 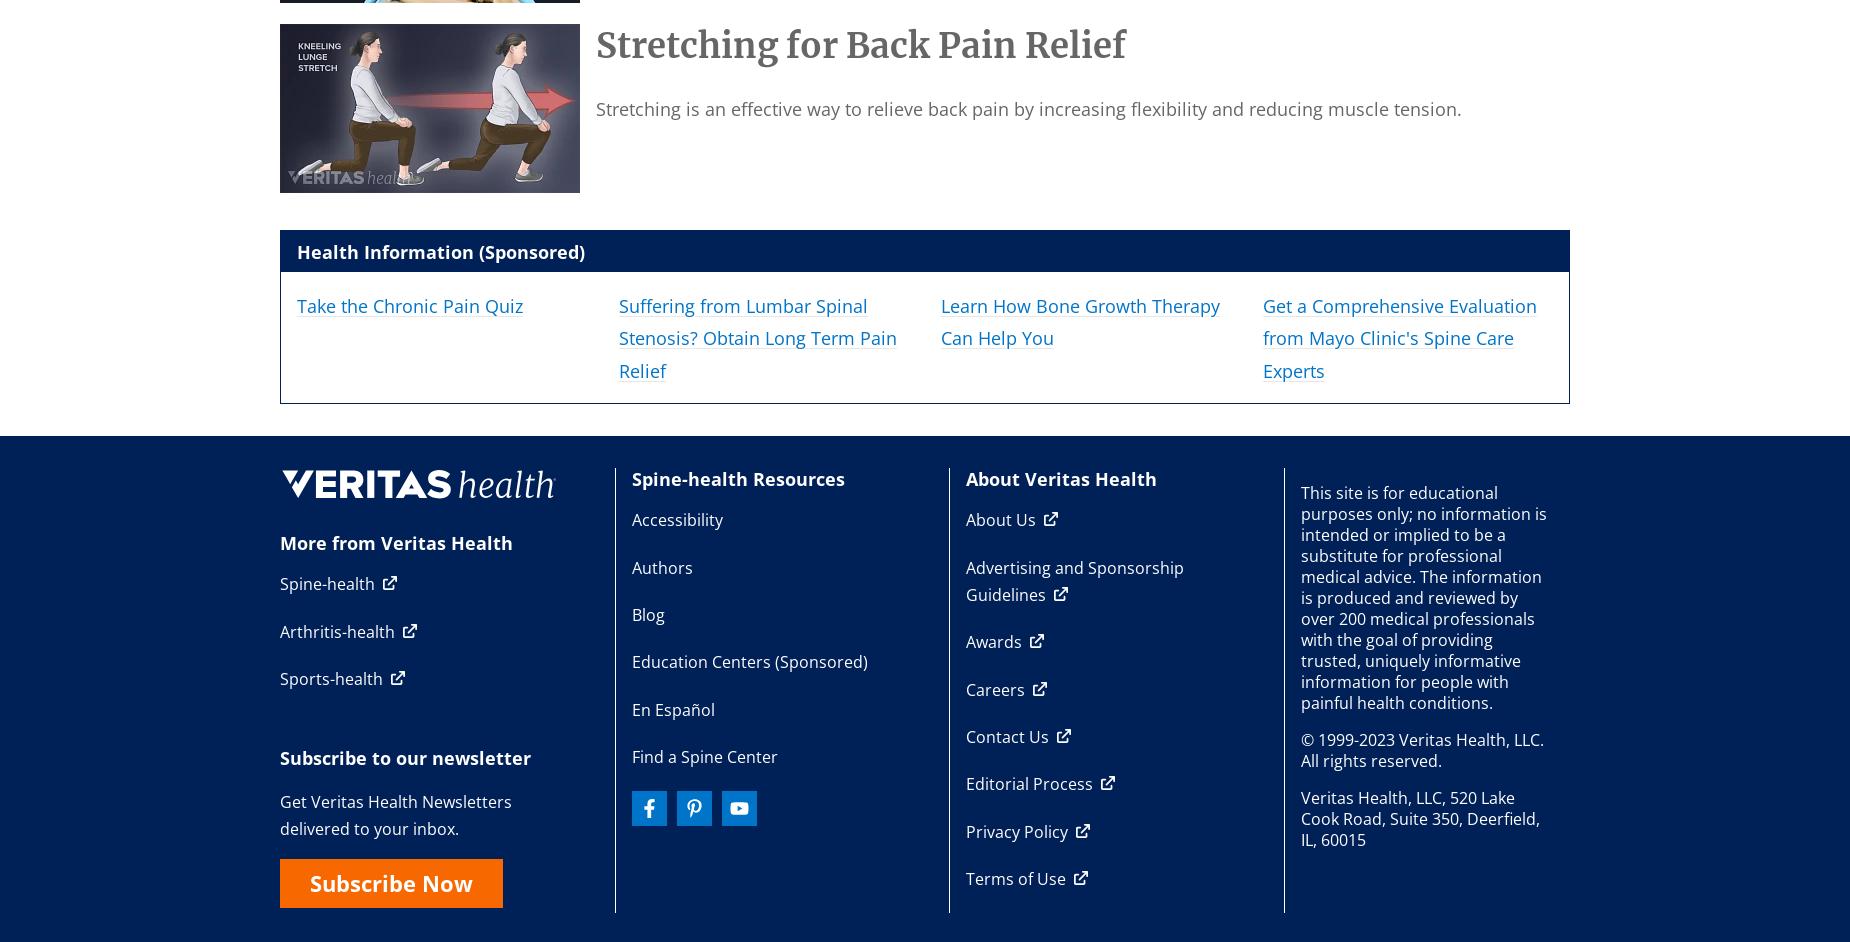 I want to click on 'Contact Us', so click(x=1008, y=736).